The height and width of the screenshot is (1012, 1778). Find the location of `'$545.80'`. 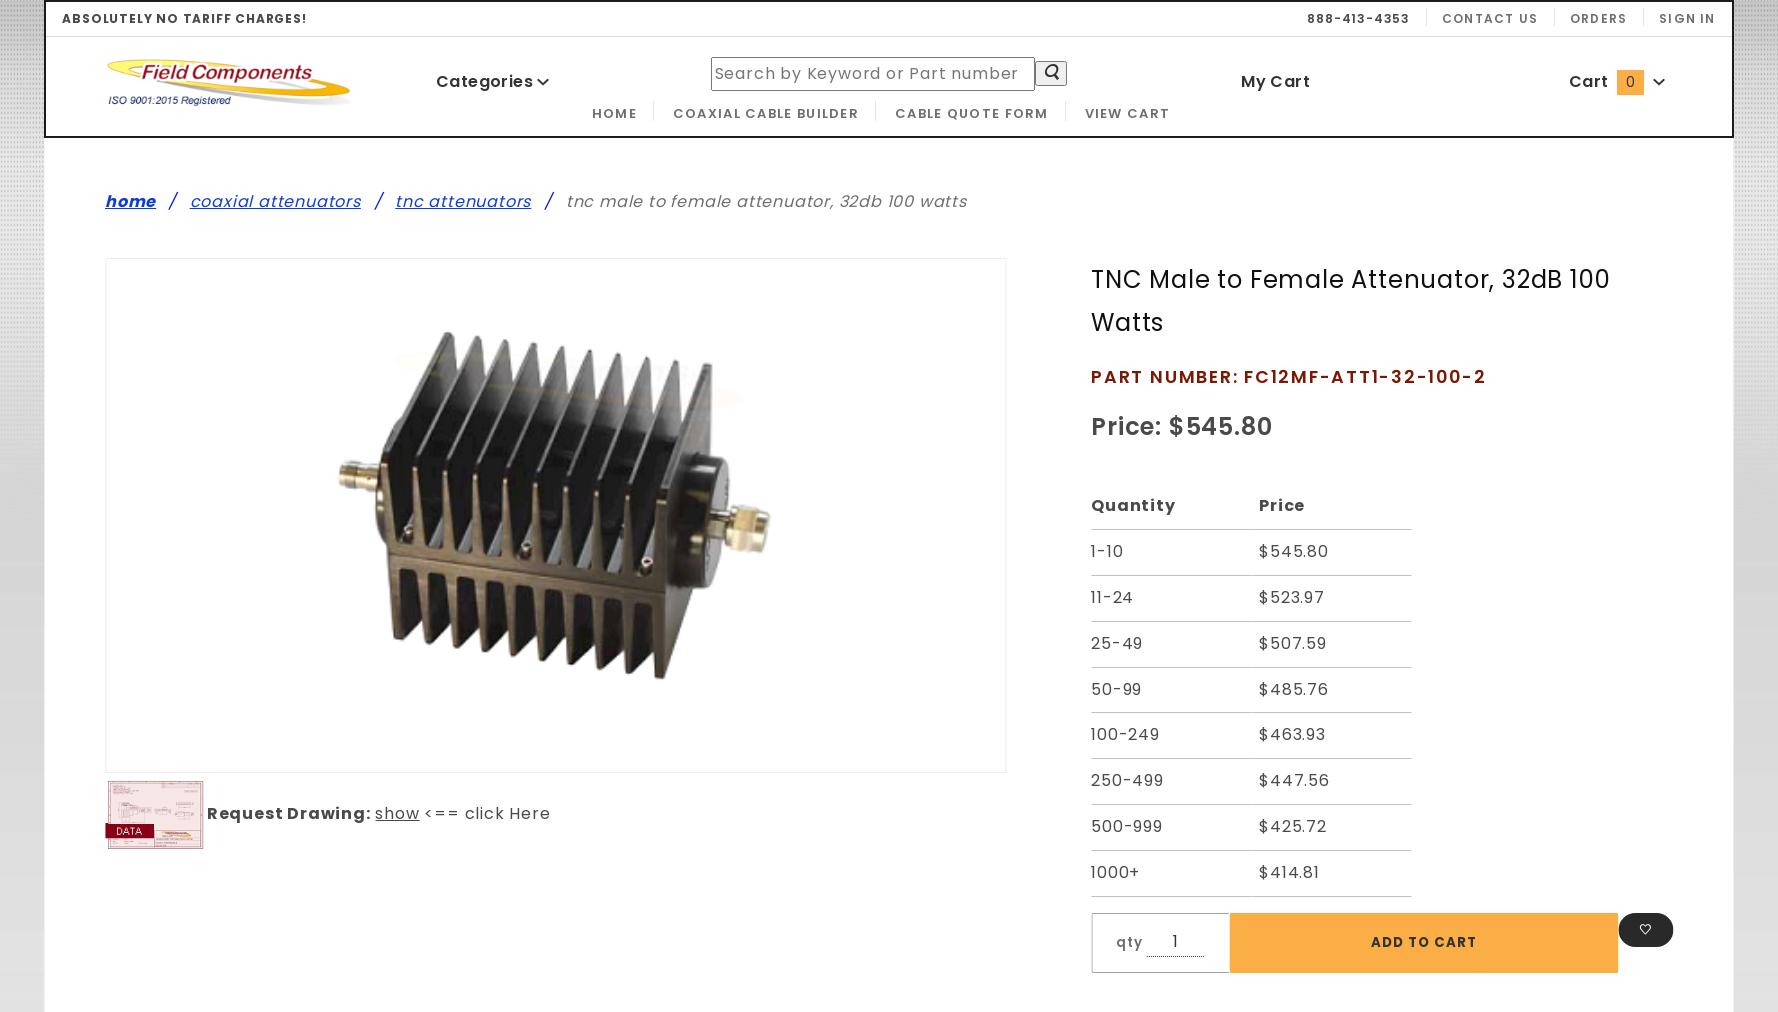

'$545.80' is located at coordinates (1293, 550).